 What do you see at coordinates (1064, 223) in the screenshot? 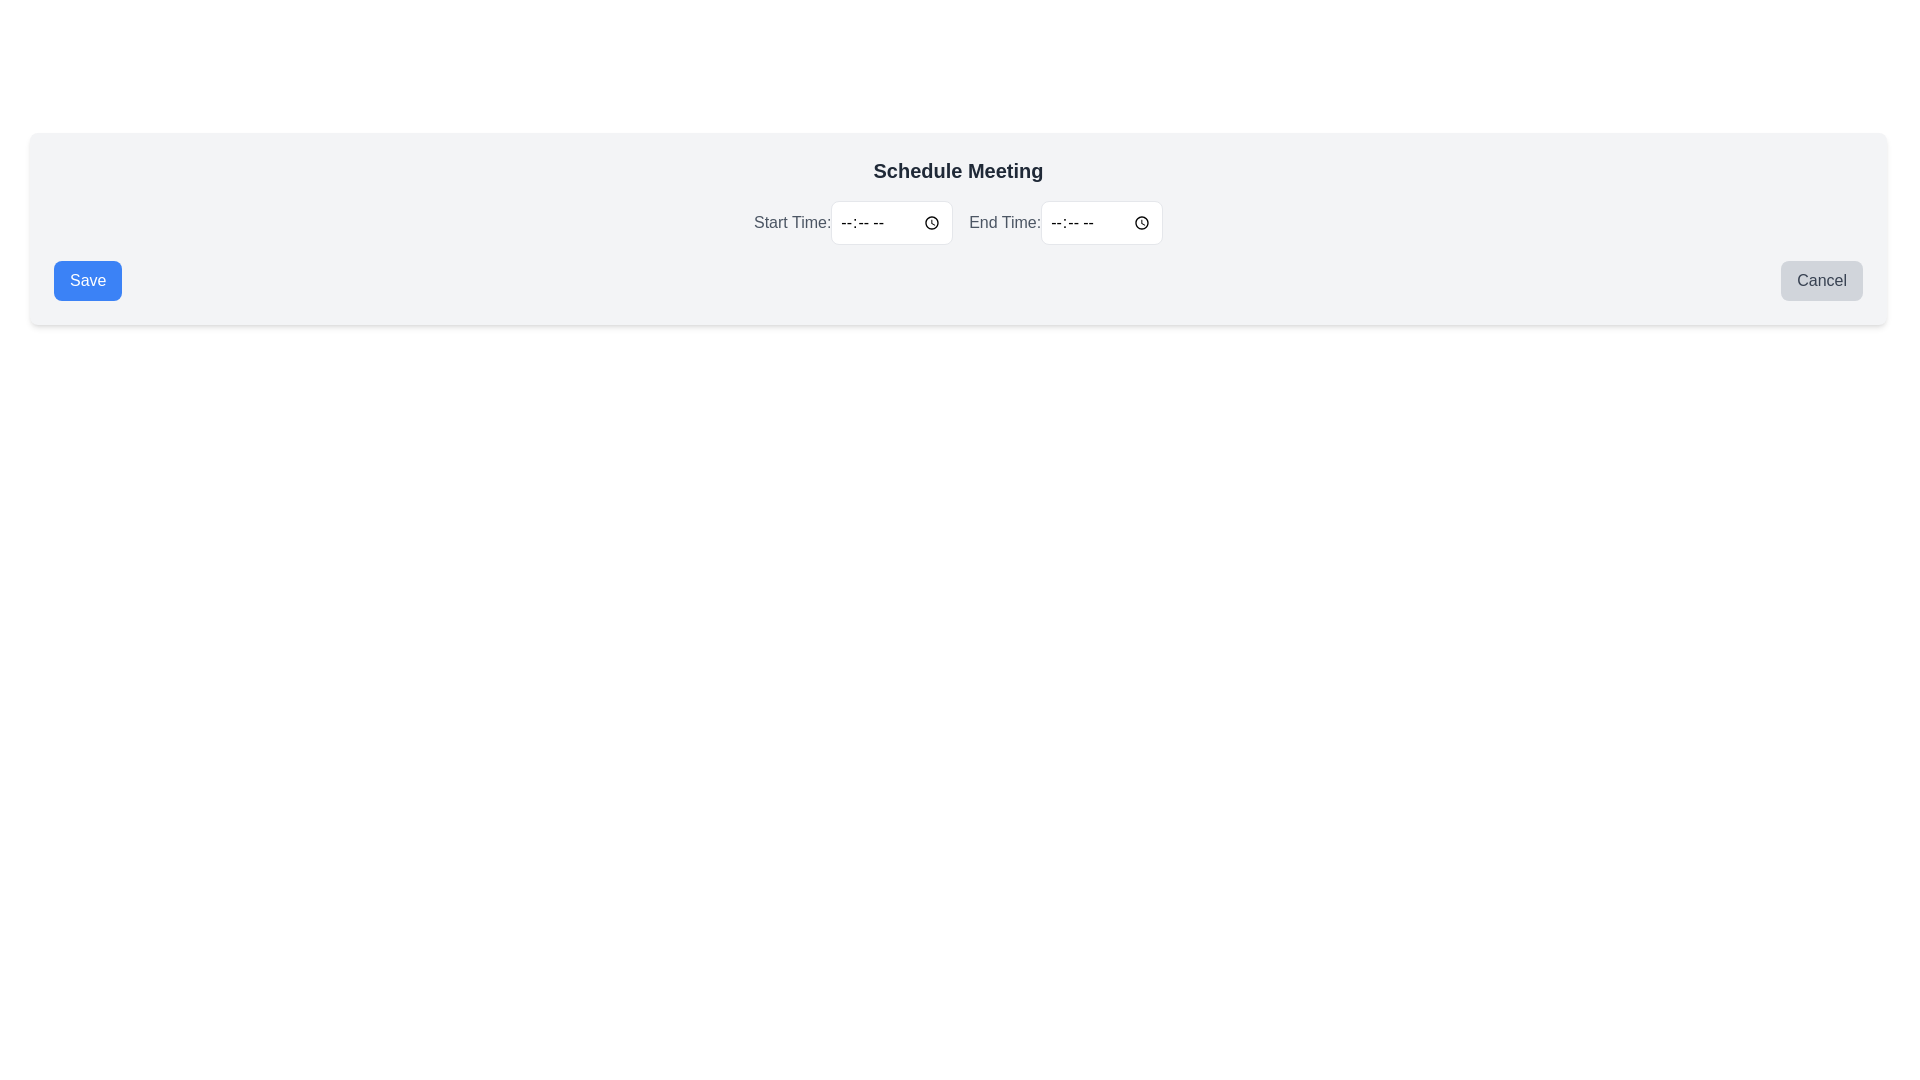
I see `the Time input field located under the 'Schedule Meeting' title` at bounding box center [1064, 223].